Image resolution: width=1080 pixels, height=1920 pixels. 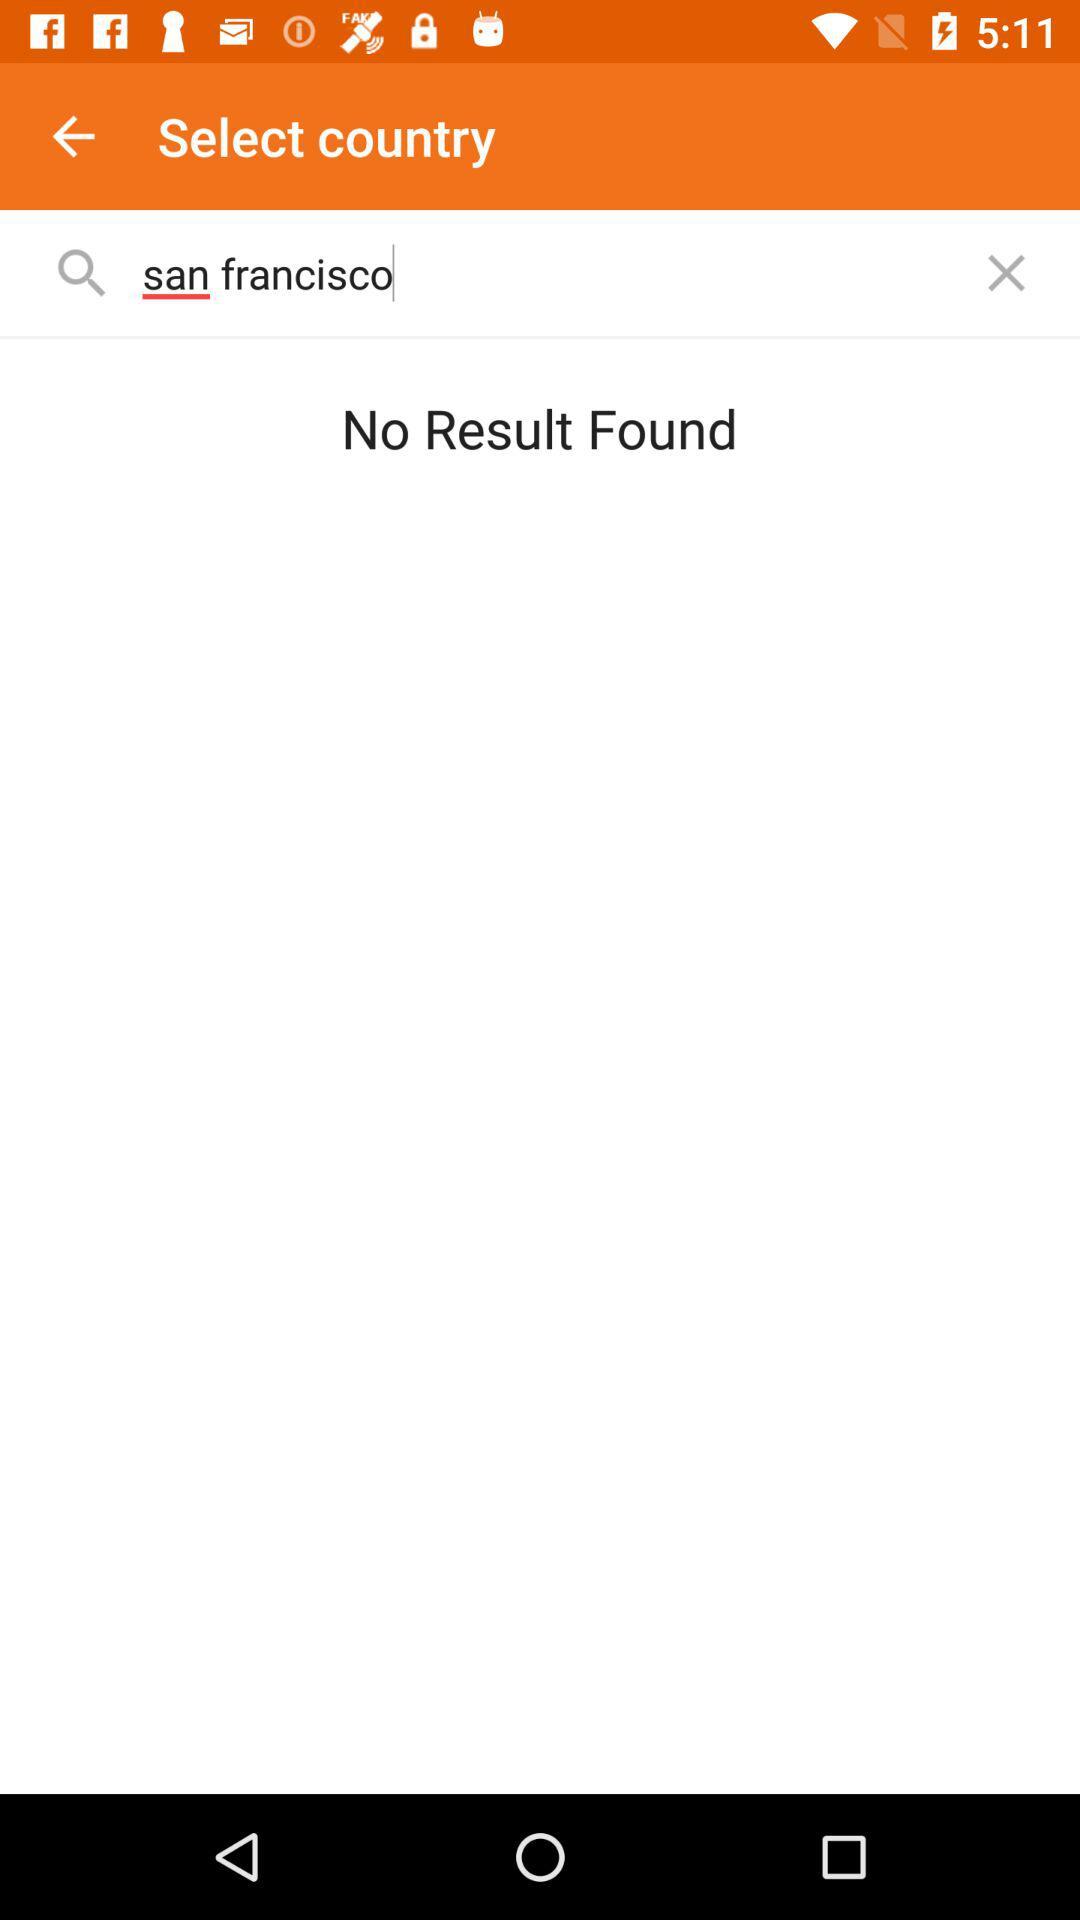 I want to click on the icon at the top right corner, so click(x=1006, y=272).